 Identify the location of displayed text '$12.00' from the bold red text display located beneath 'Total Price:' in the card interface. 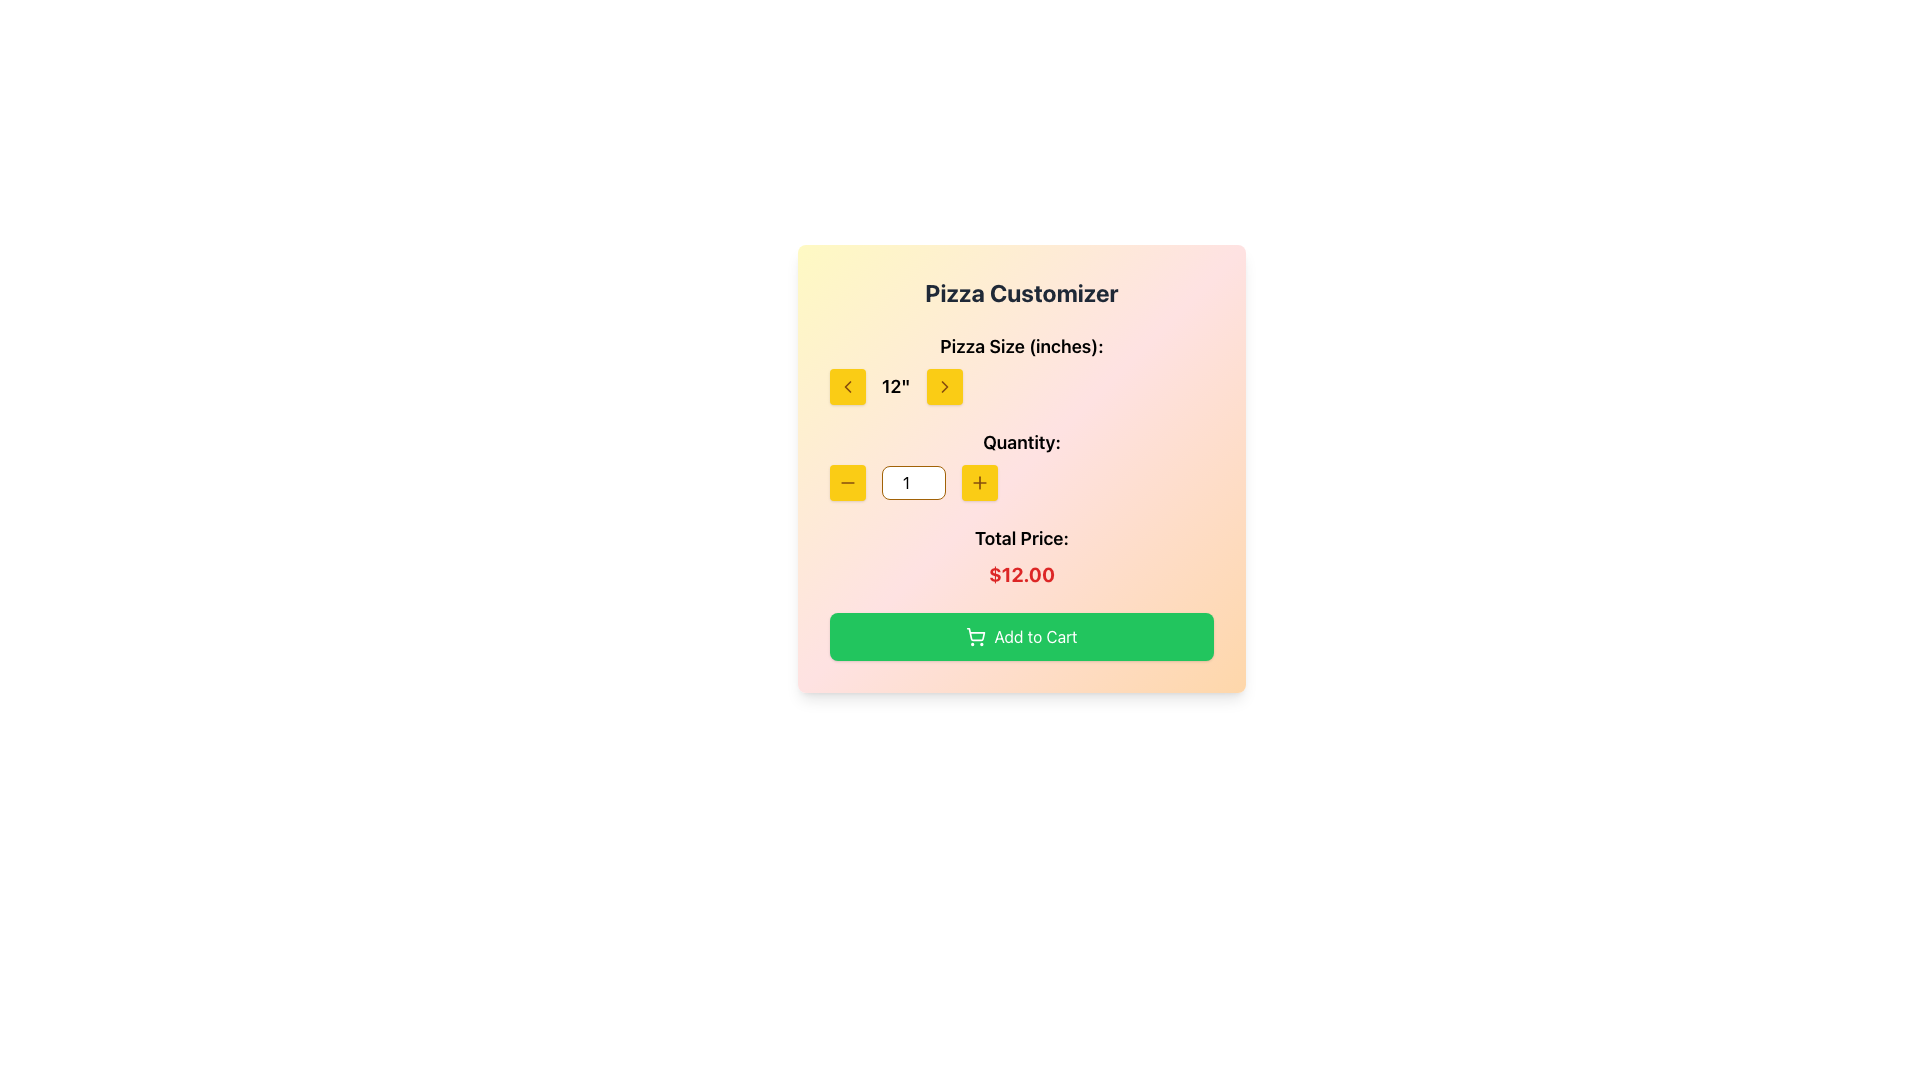
(1022, 574).